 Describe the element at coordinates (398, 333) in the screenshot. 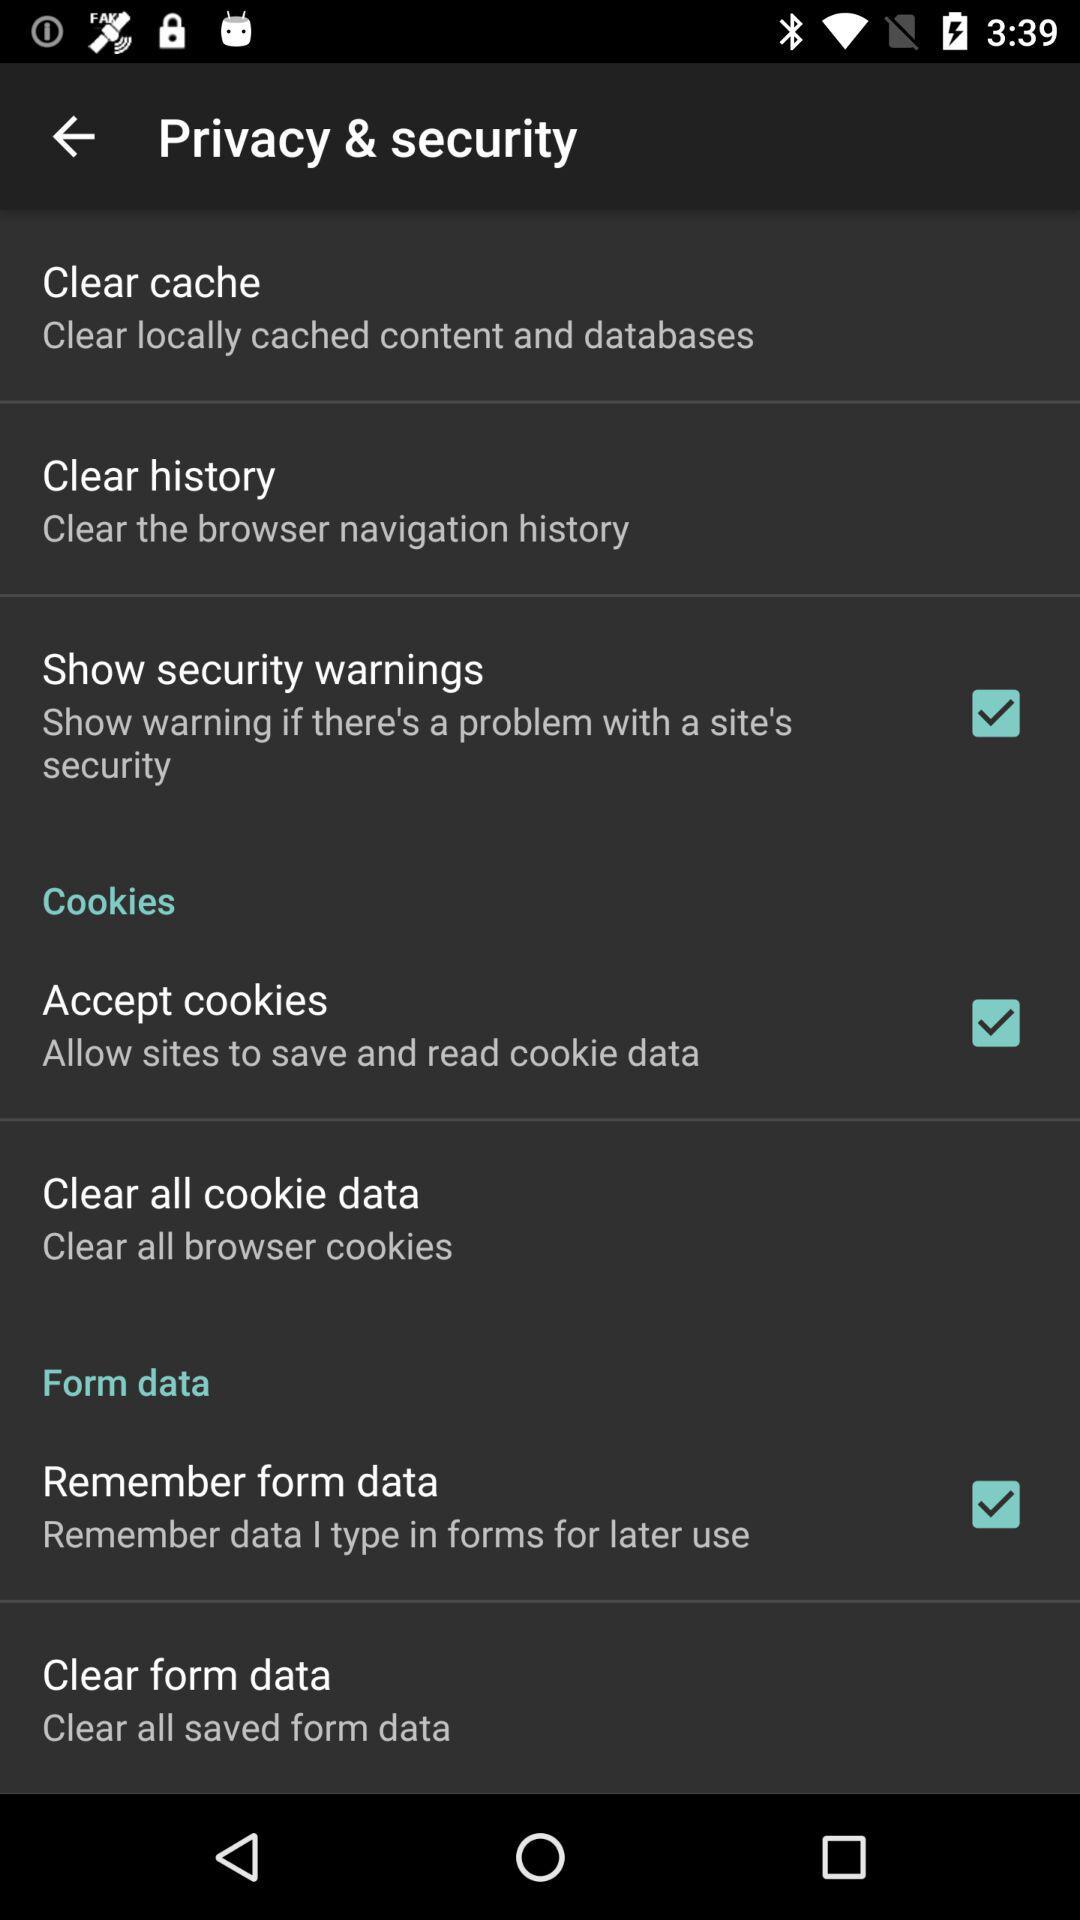

I see `the app below clear cache icon` at that location.